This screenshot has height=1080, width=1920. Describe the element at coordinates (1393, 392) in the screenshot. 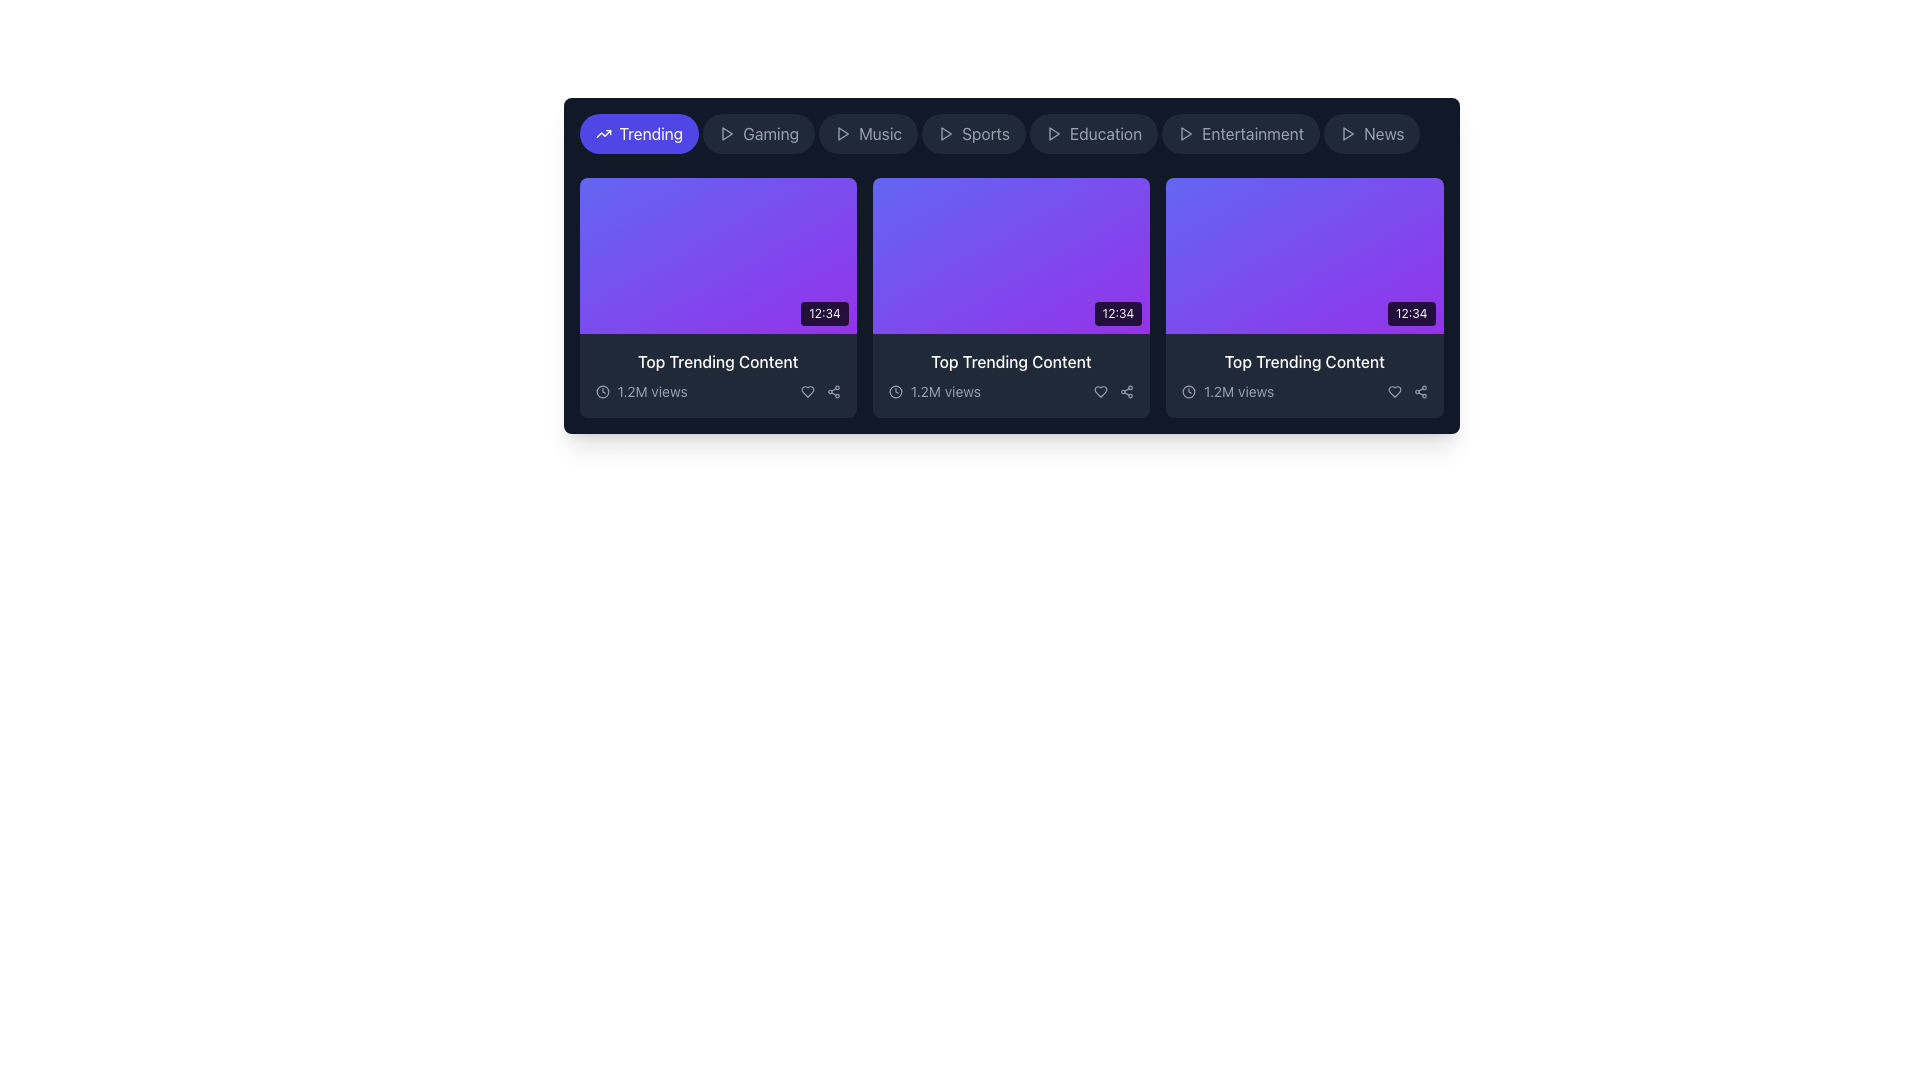

I see `the 'like' button located below the thumbnail image of a trending content card, which is the first icon on the left in the interaction bar` at that location.